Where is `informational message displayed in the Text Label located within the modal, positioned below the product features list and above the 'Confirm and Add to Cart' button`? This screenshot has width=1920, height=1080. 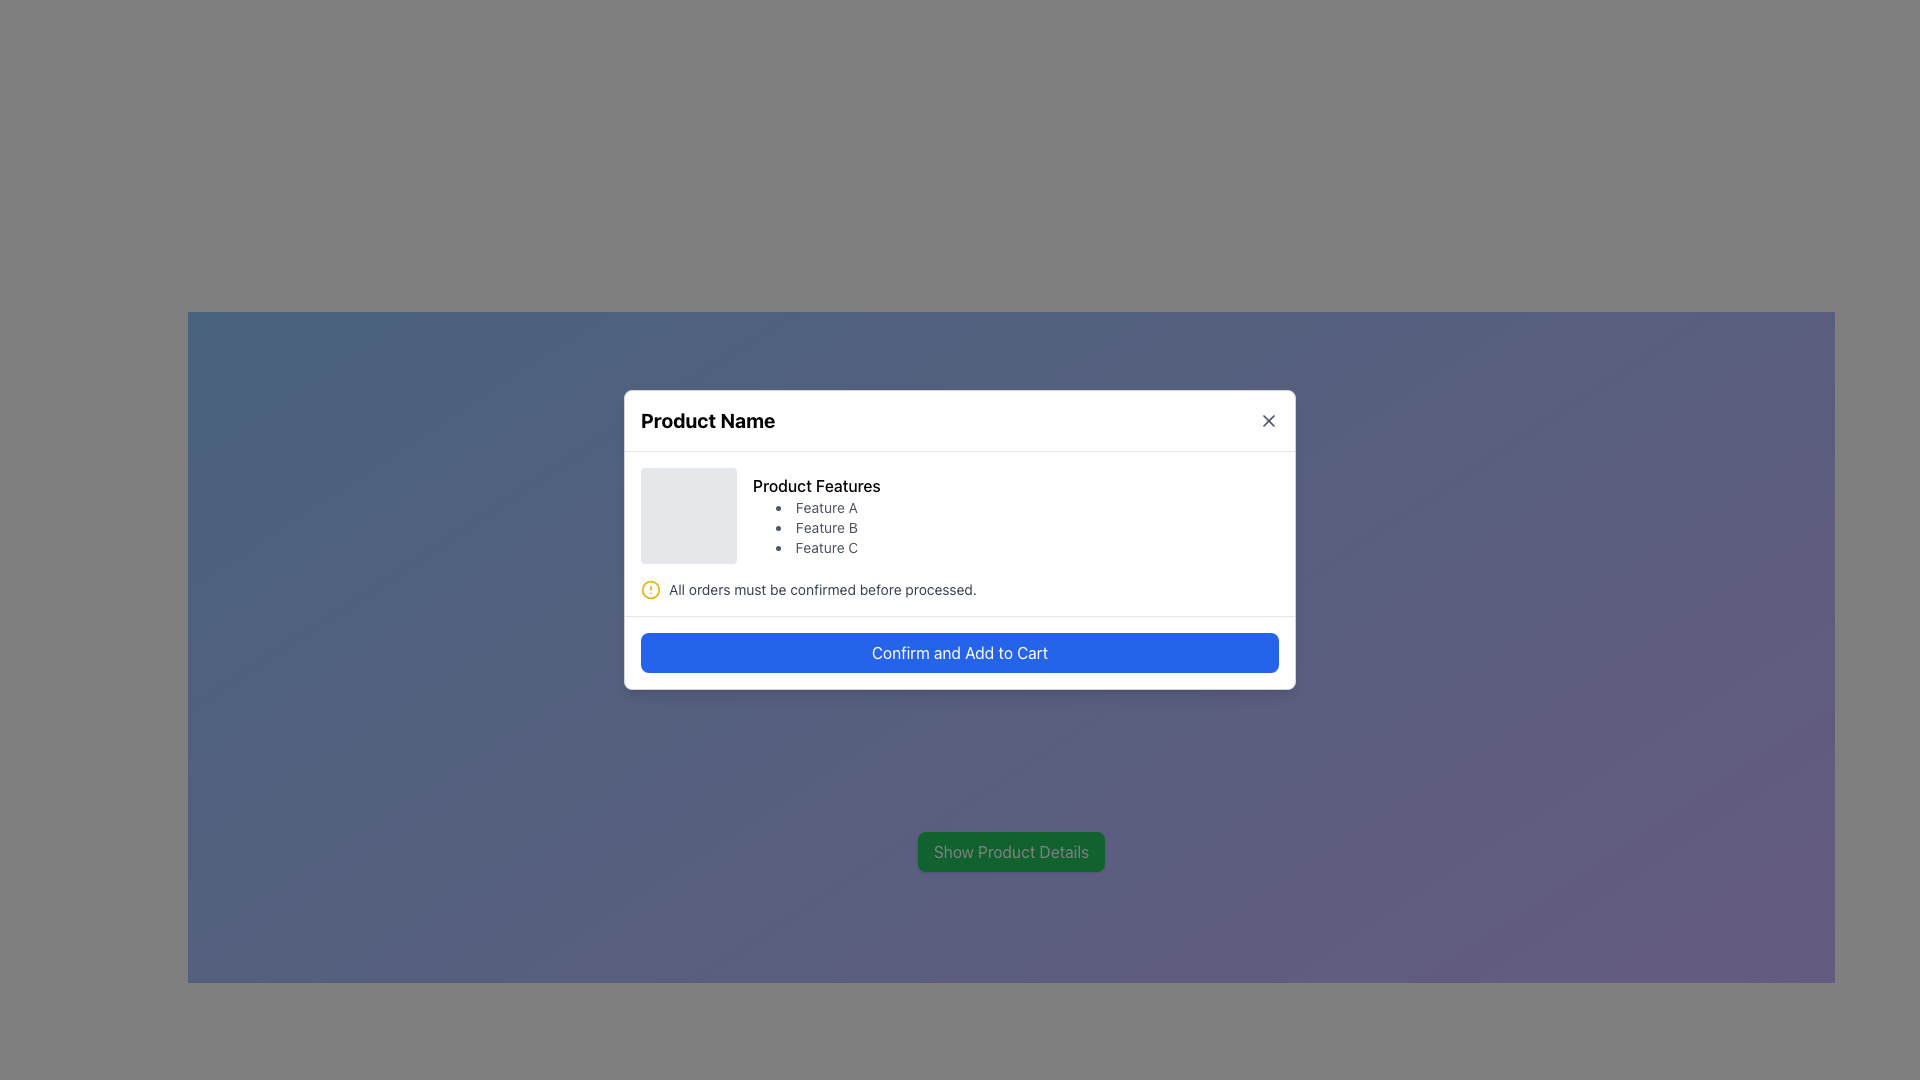 informational message displayed in the Text Label located within the modal, positioned below the product features list and above the 'Confirm and Add to Cart' button is located at coordinates (822, 589).